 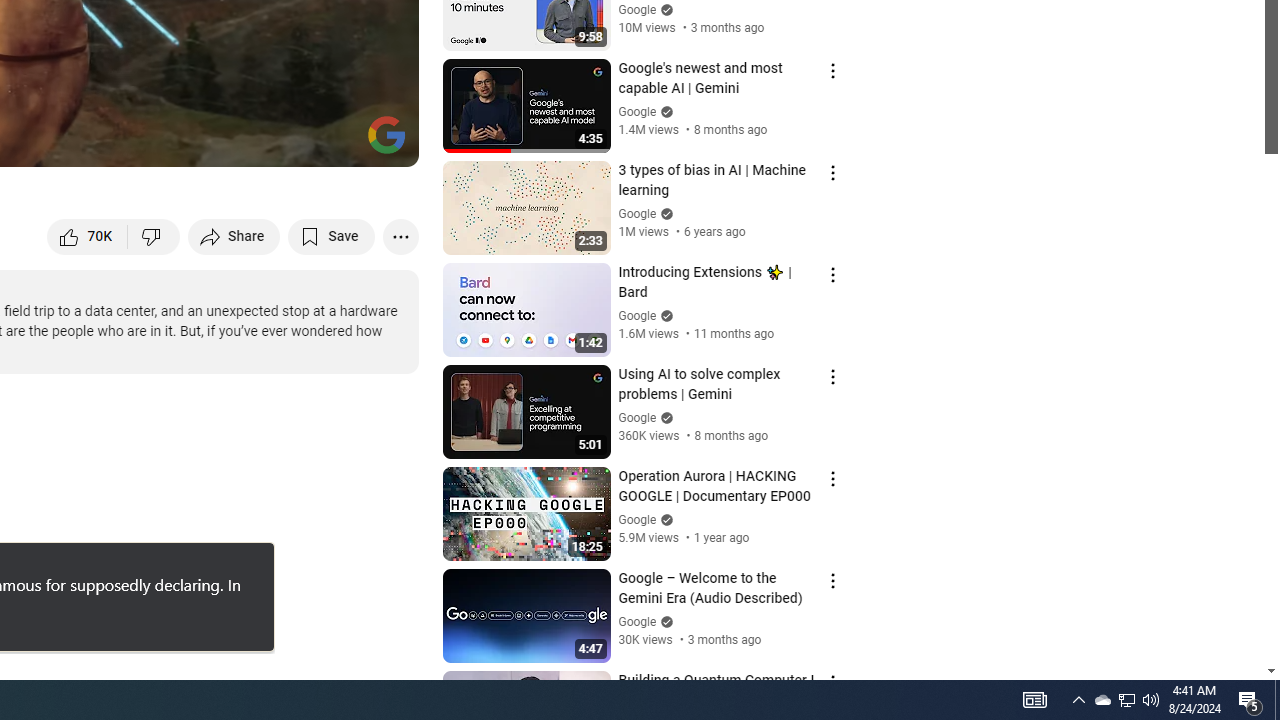 What do you see at coordinates (400, 235) in the screenshot?
I see `'More actions'` at bounding box center [400, 235].